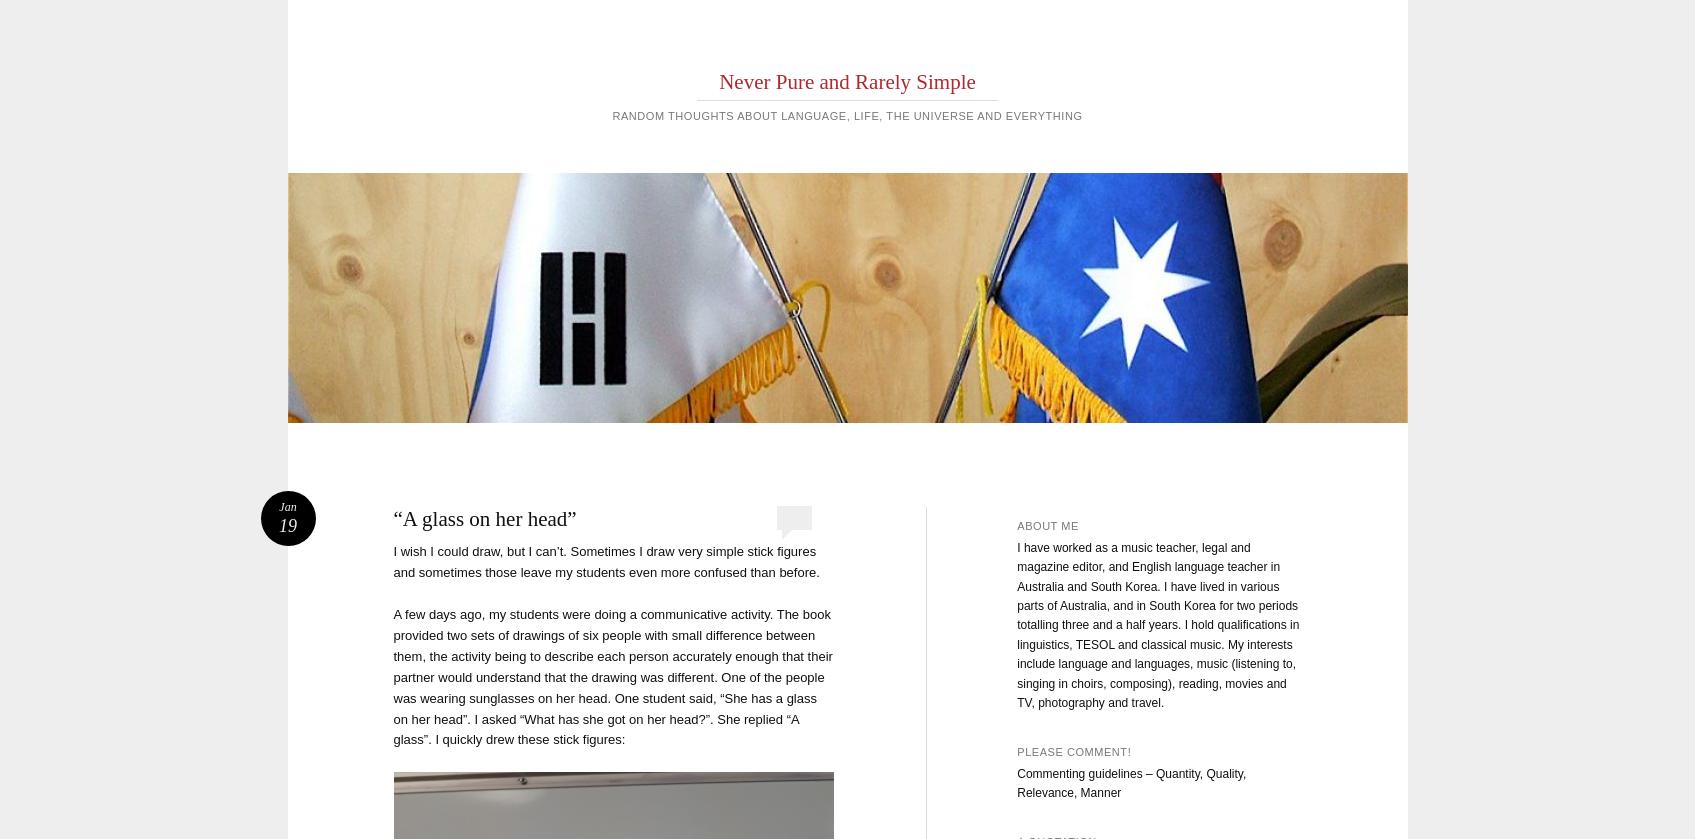 The width and height of the screenshot is (1695, 839). Describe the element at coordinates (483, 518) in the screenshot. I see `'“A glass on her head”'` at that location.